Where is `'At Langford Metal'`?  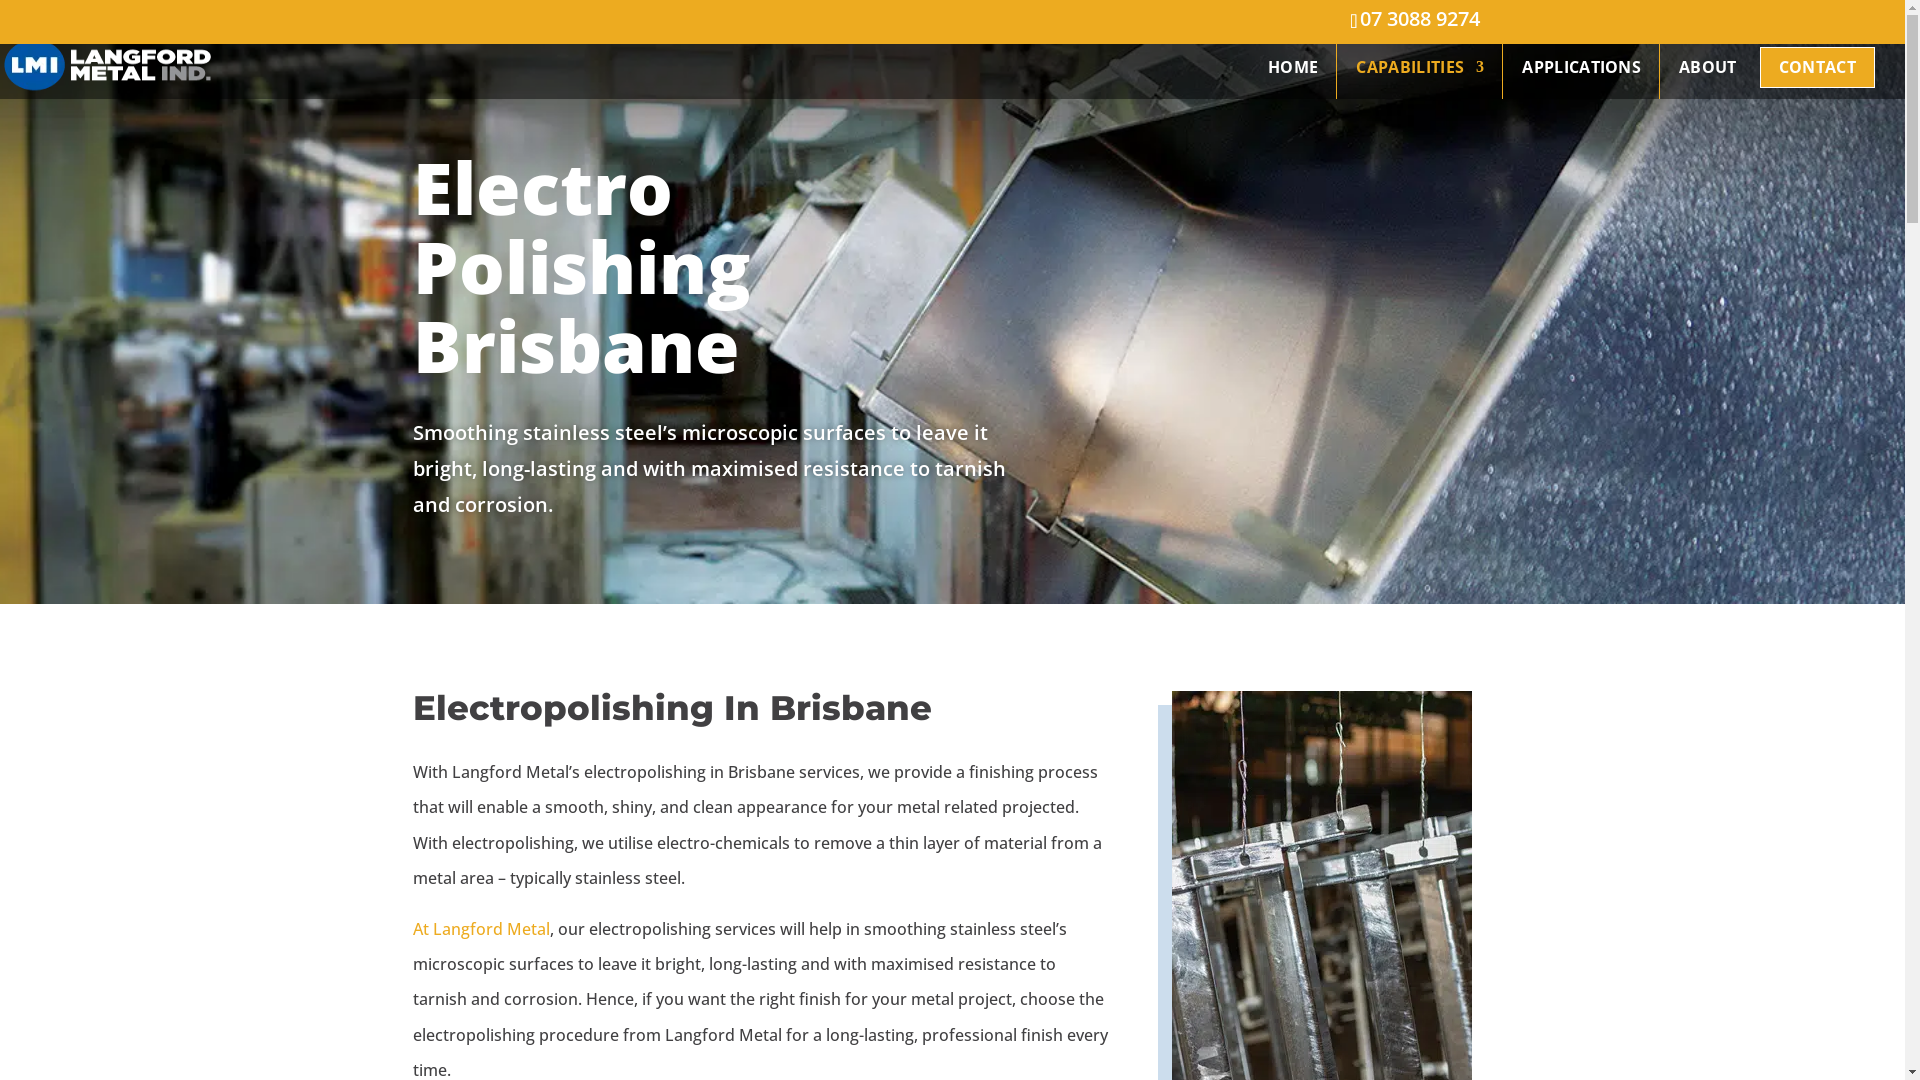
'At Langford Metal' is located at coordinates (480, 929).